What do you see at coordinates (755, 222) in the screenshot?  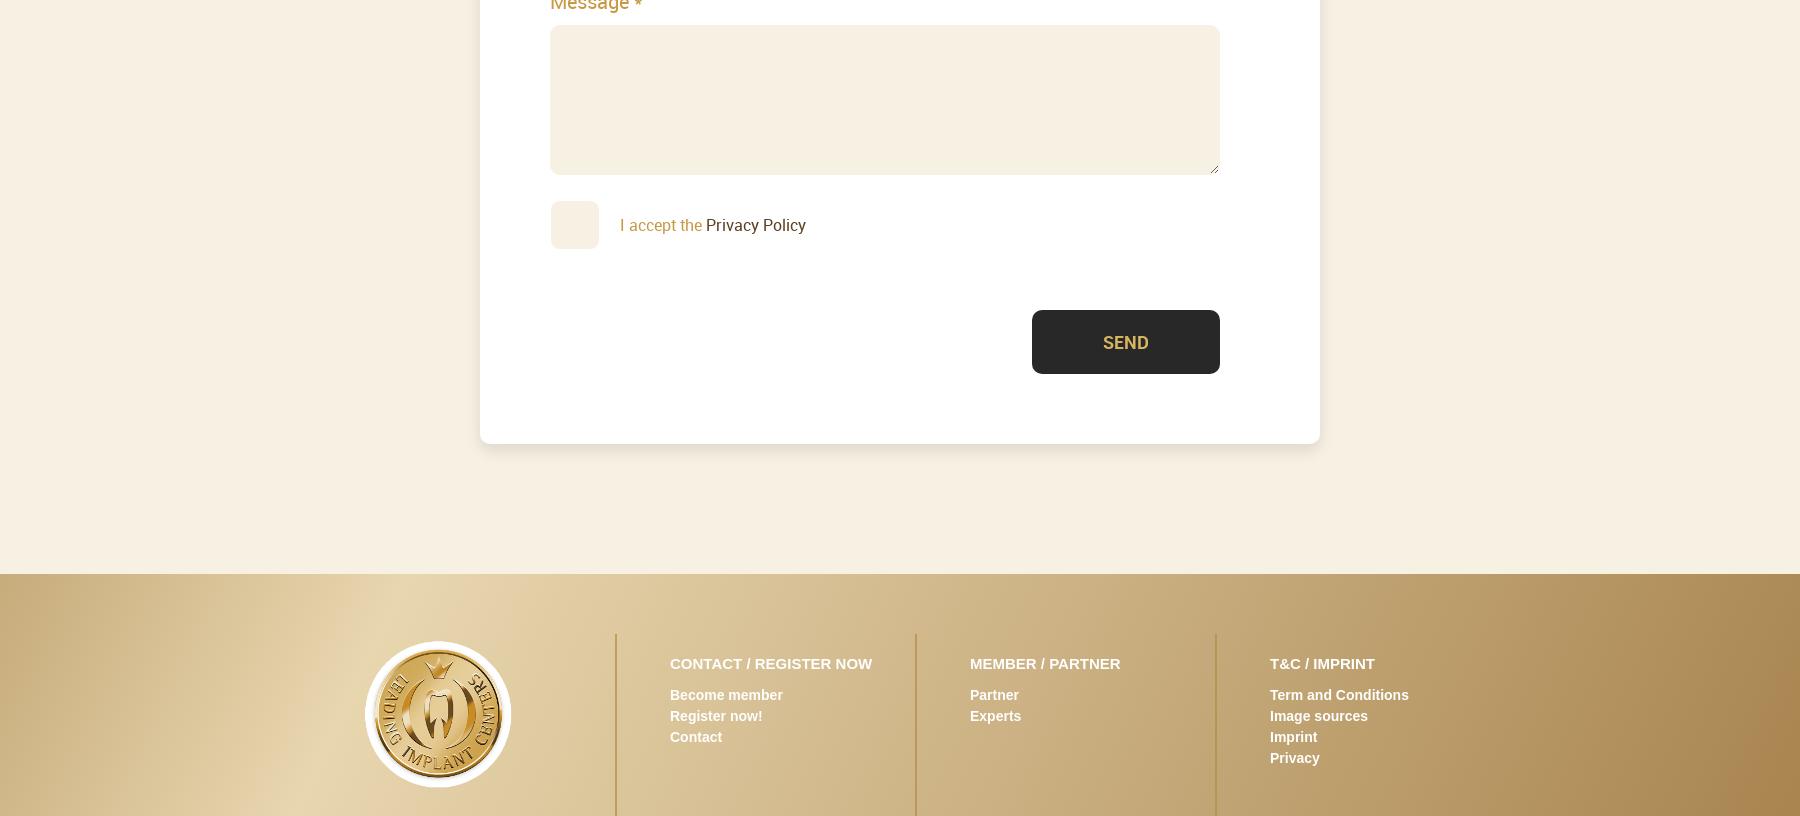 I see `'Privacy Policy'` at bounding box center [755, 222].